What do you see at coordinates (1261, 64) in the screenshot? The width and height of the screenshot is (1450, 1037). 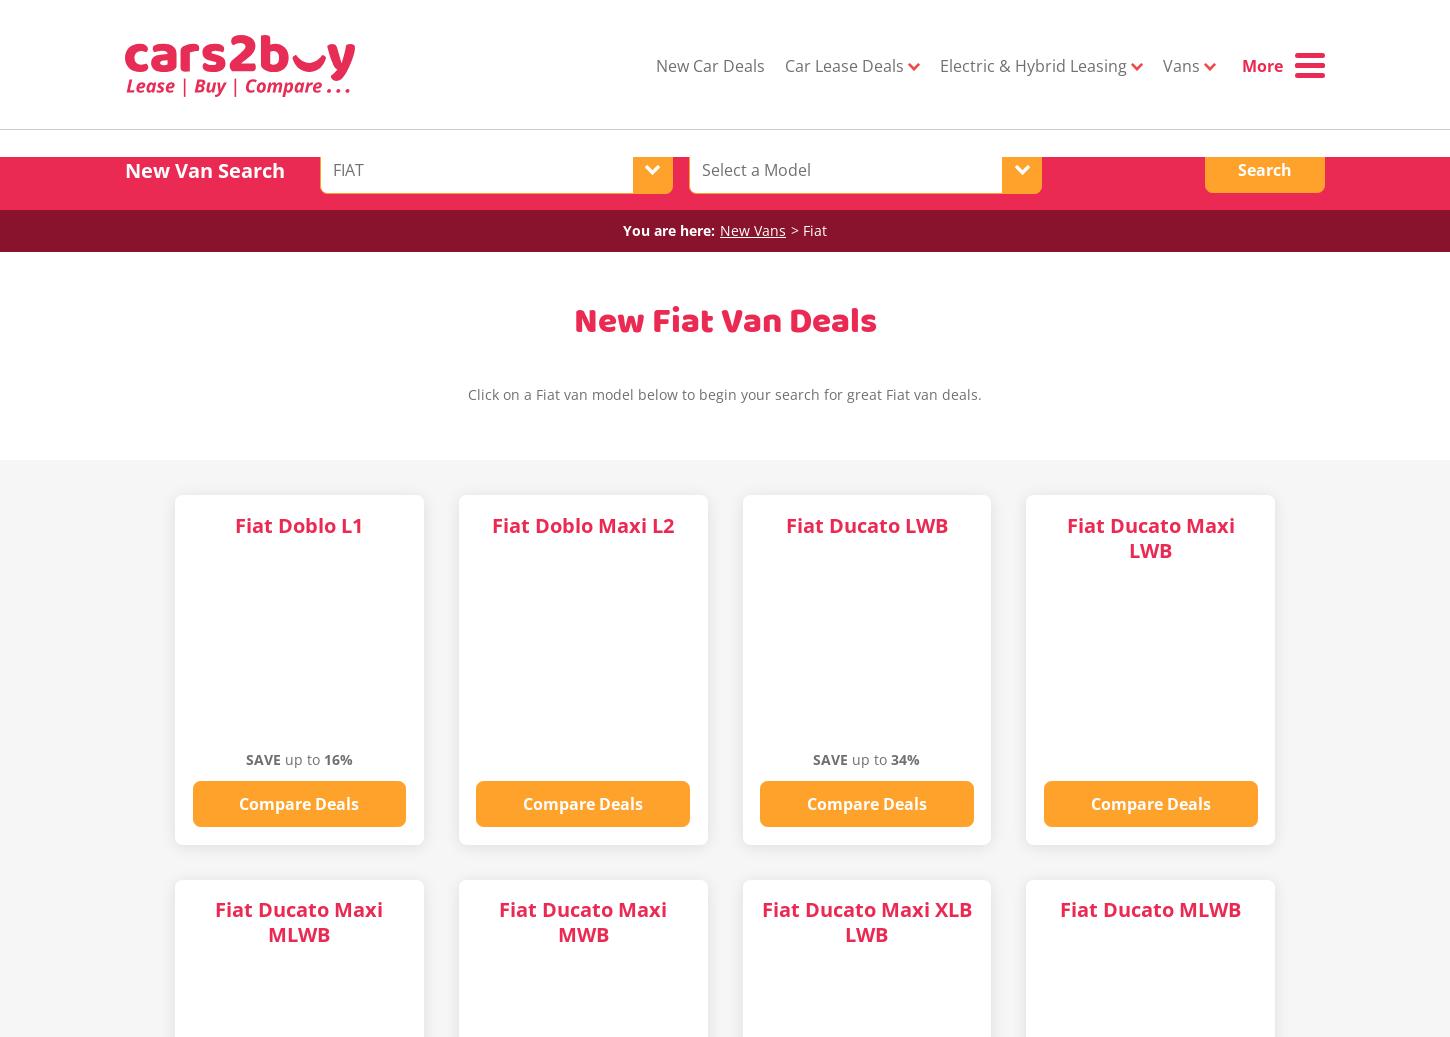 I see `'More'` at bounding box center [1261, 64].